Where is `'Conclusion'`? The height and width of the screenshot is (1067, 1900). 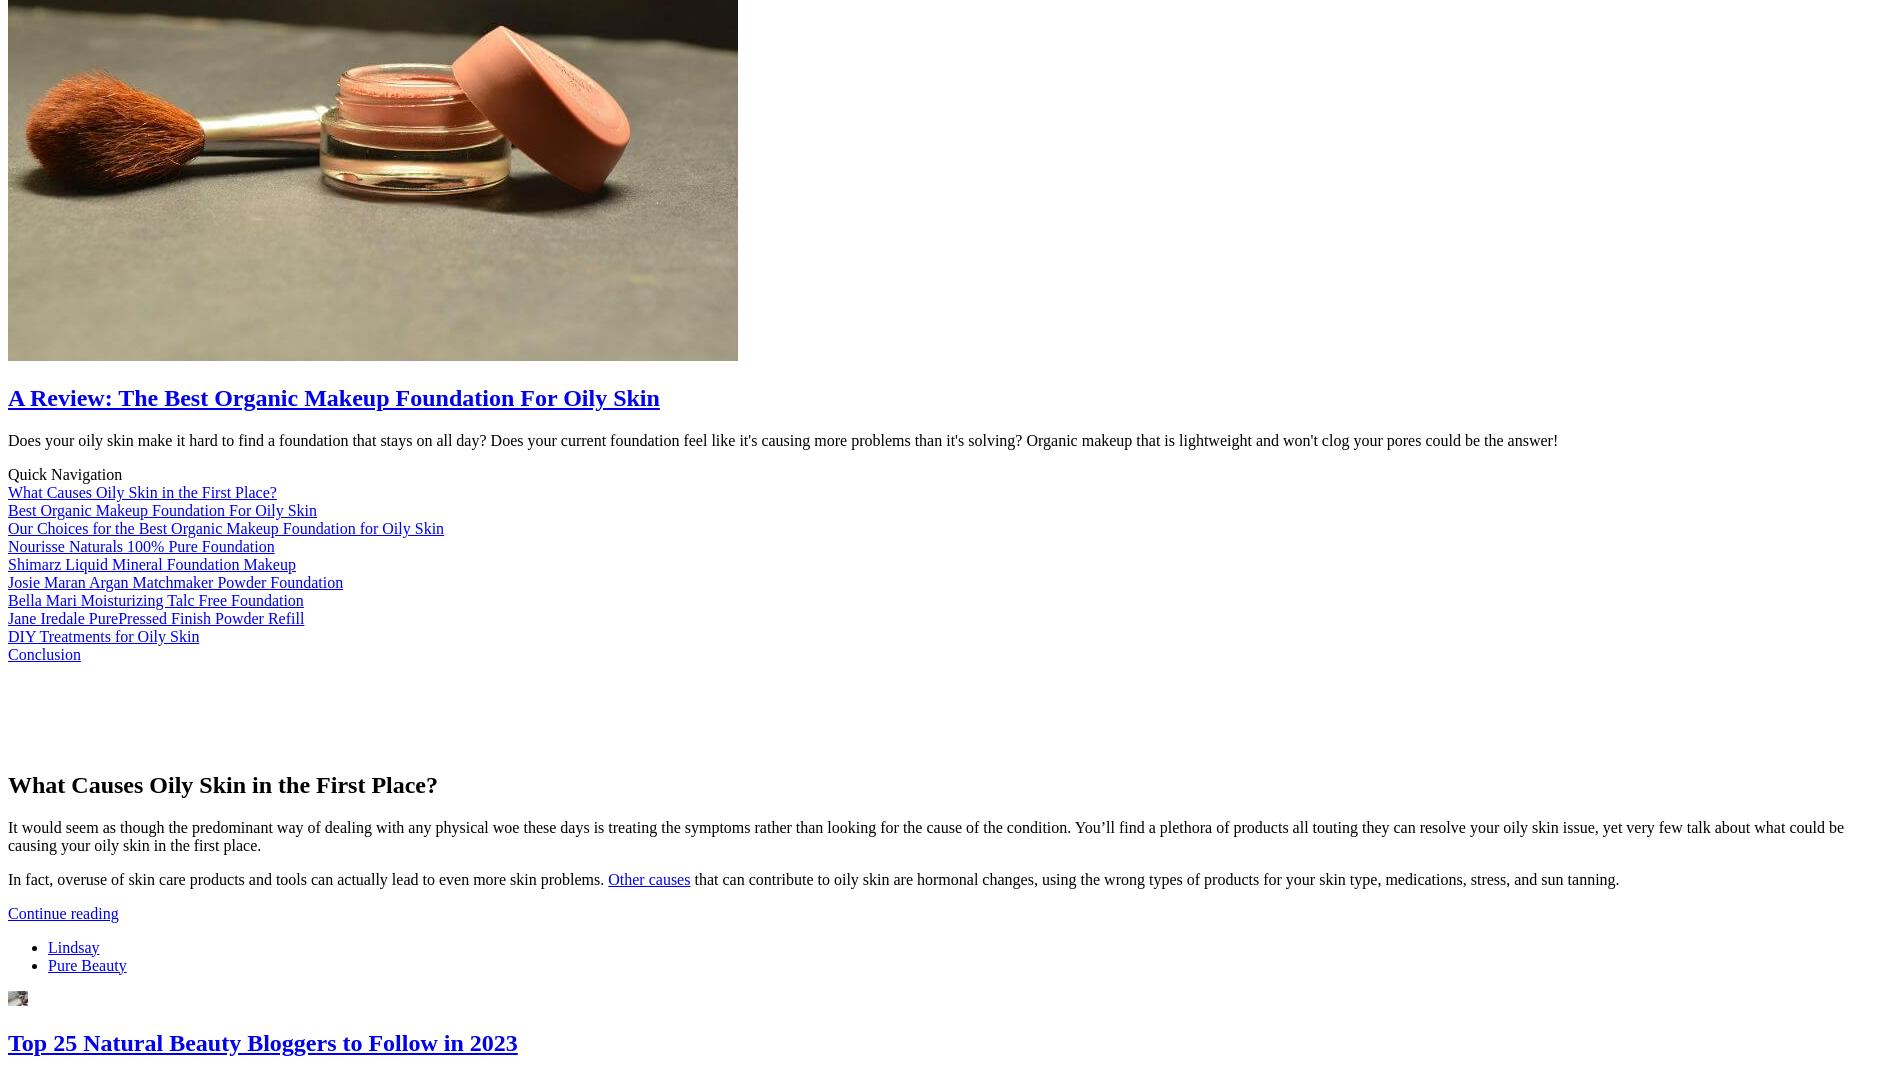 'Conclusion' is located at coordinates (44, 653).